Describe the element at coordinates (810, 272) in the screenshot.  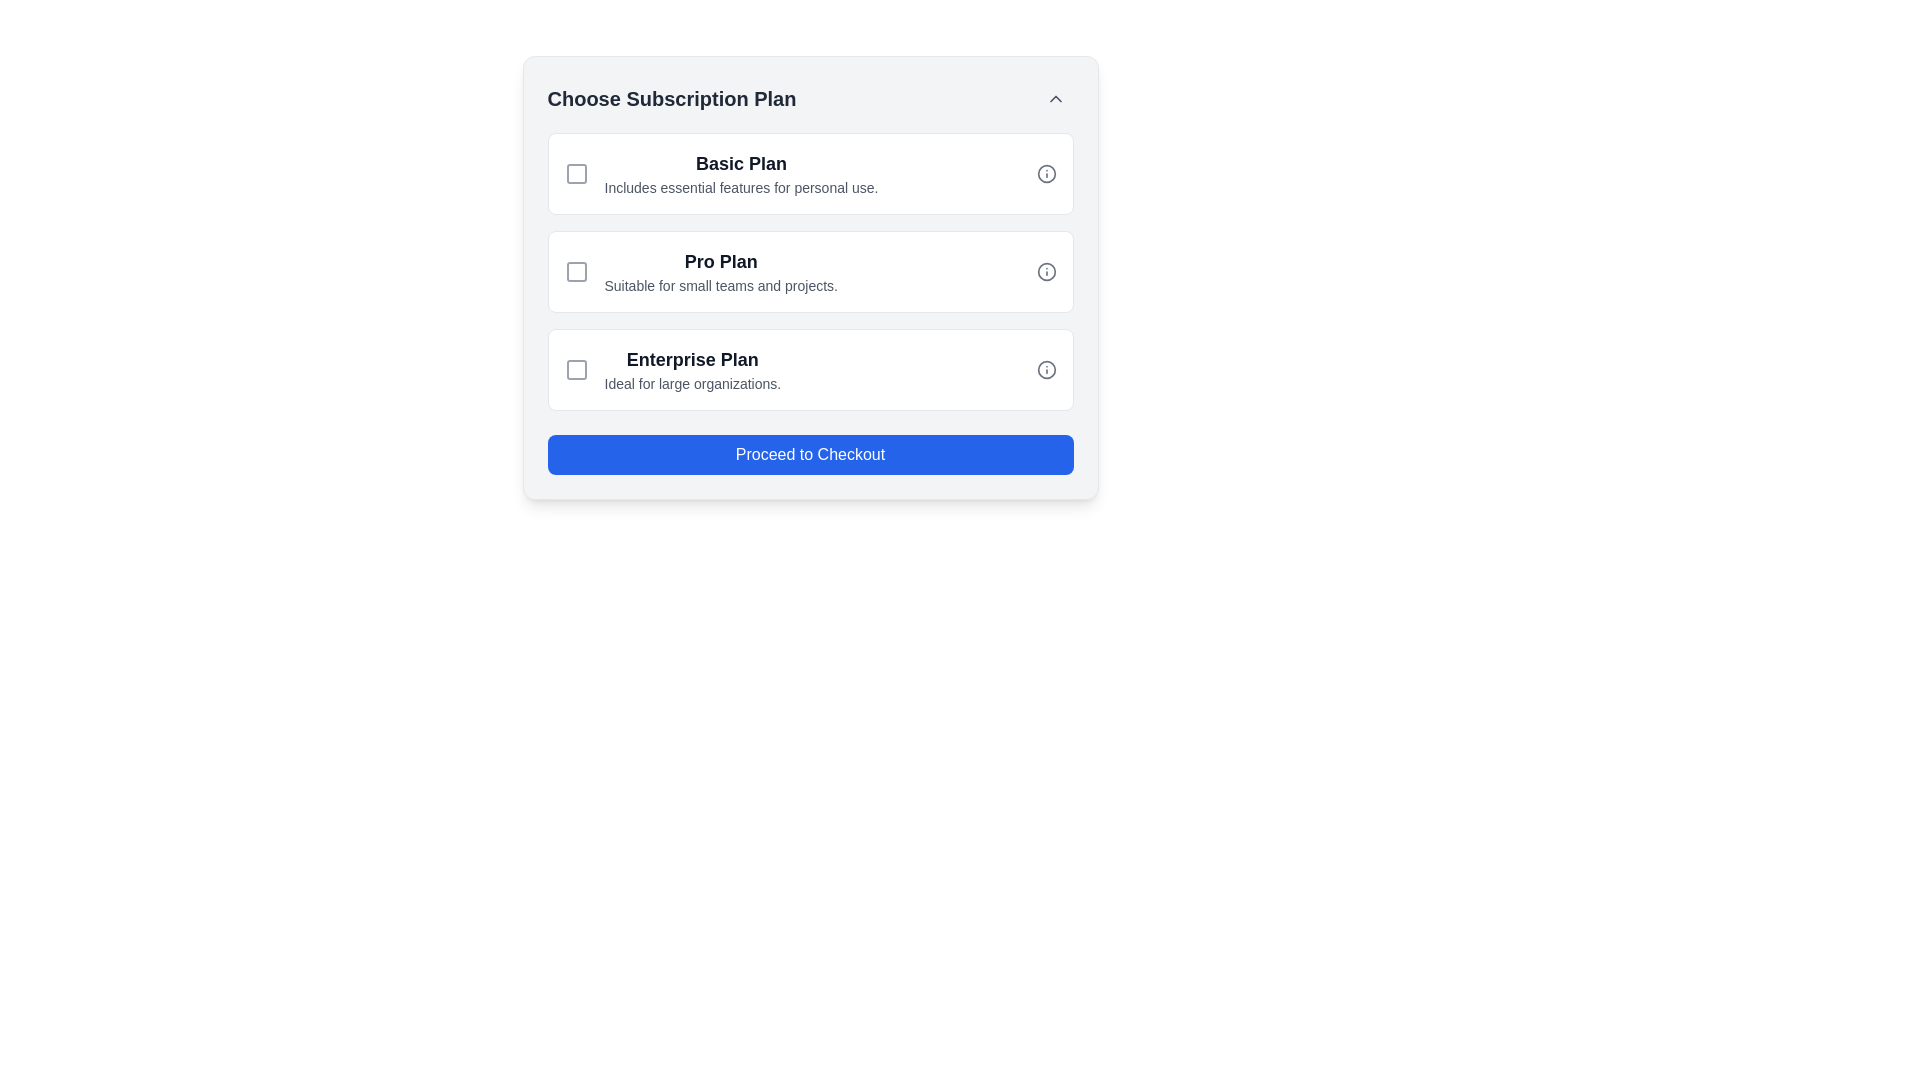
I see `the checkbox associated with the 'Pro Plan' selectable item in the list` at that location.